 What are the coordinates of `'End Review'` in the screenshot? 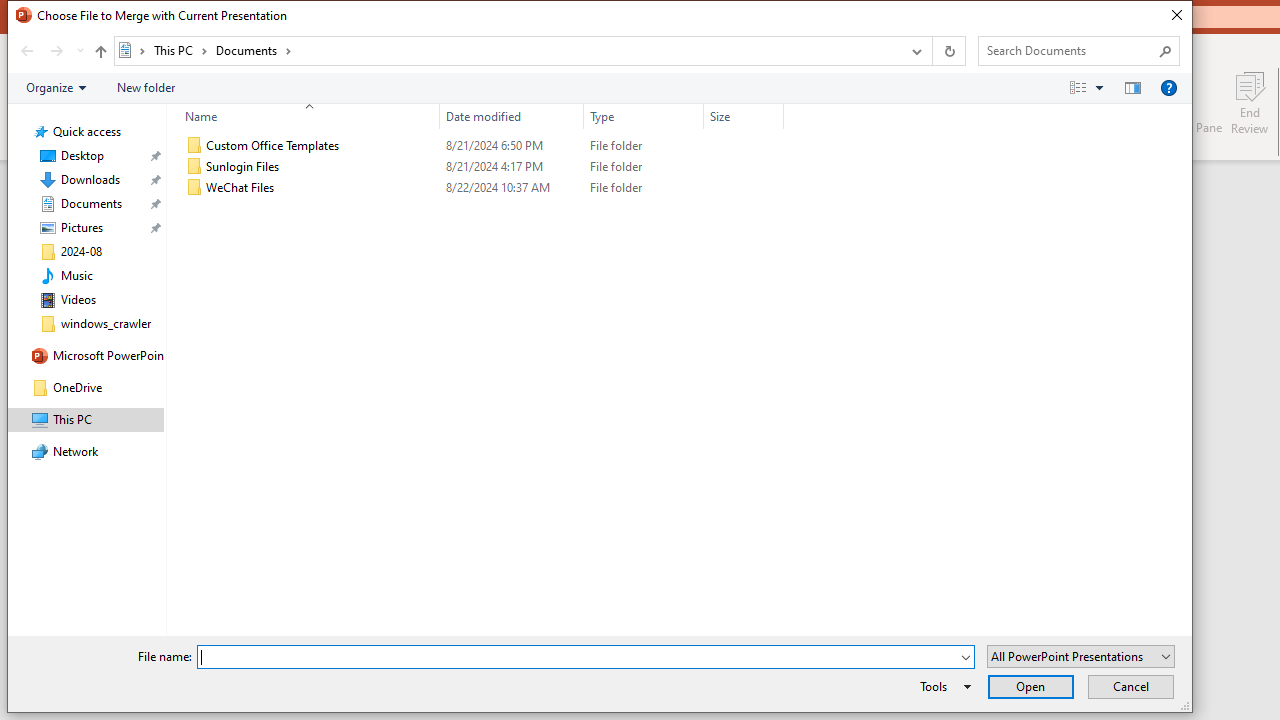 It's located at (1248, 103).